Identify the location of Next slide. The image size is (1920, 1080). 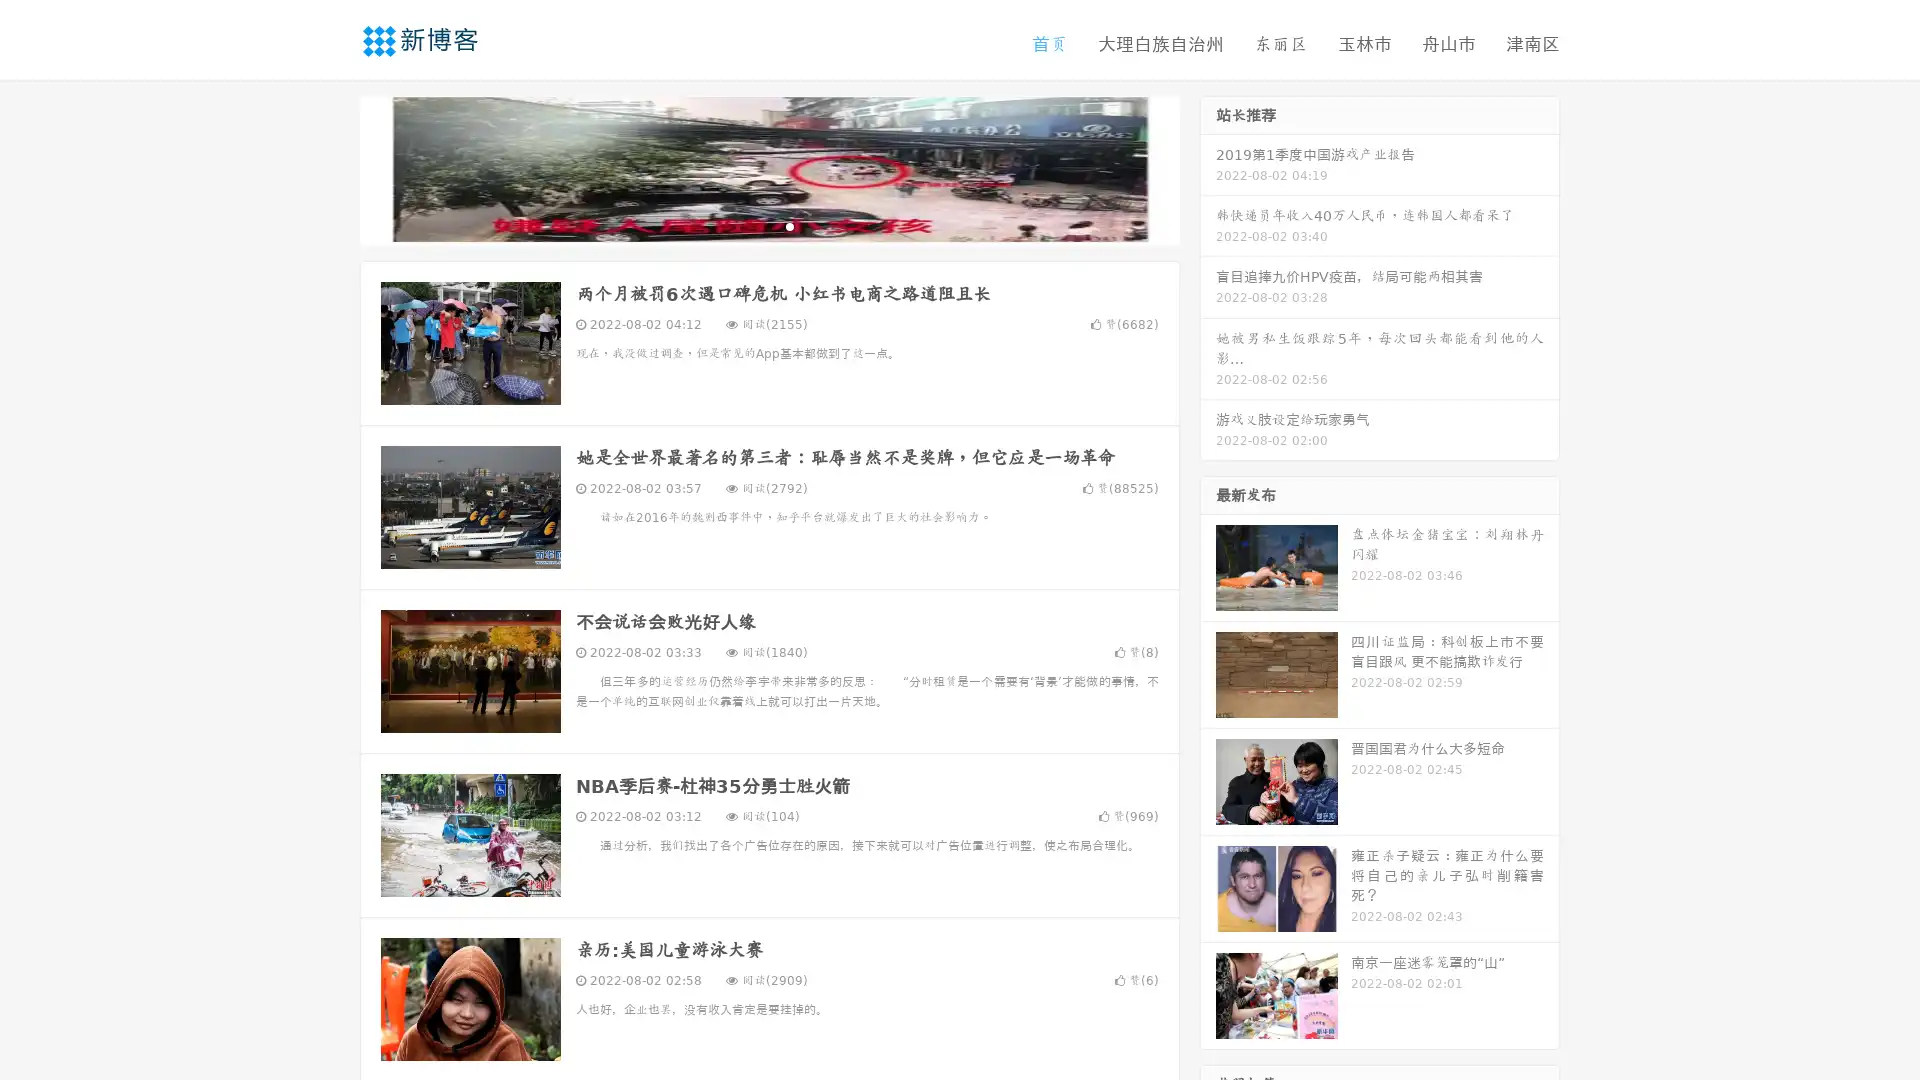
(1208, 168).